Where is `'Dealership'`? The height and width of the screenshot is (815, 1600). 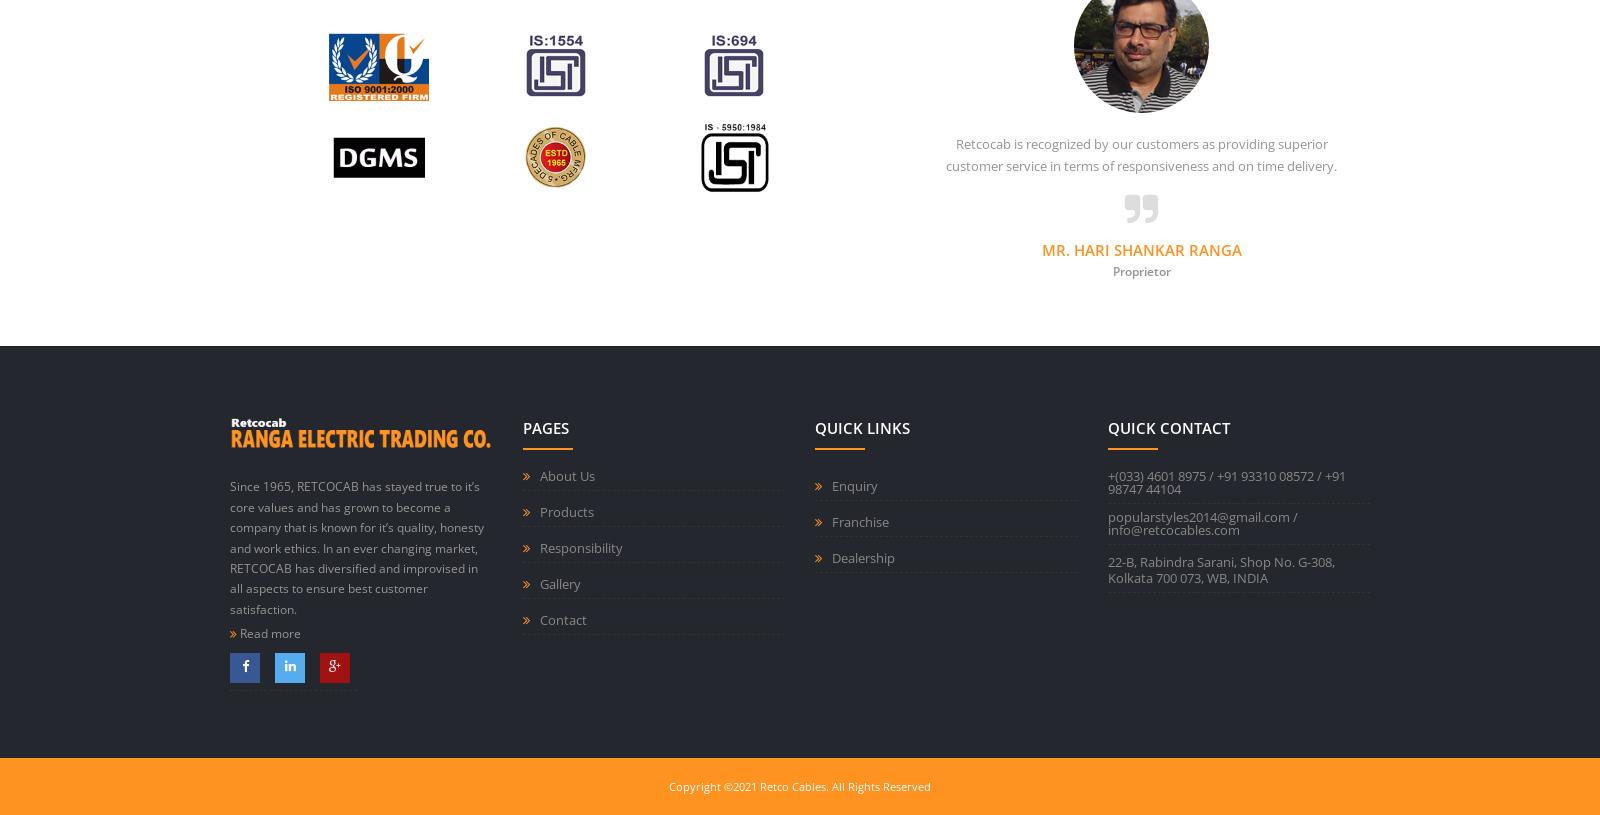
'Dealership' is located at coordinates (862, 557).